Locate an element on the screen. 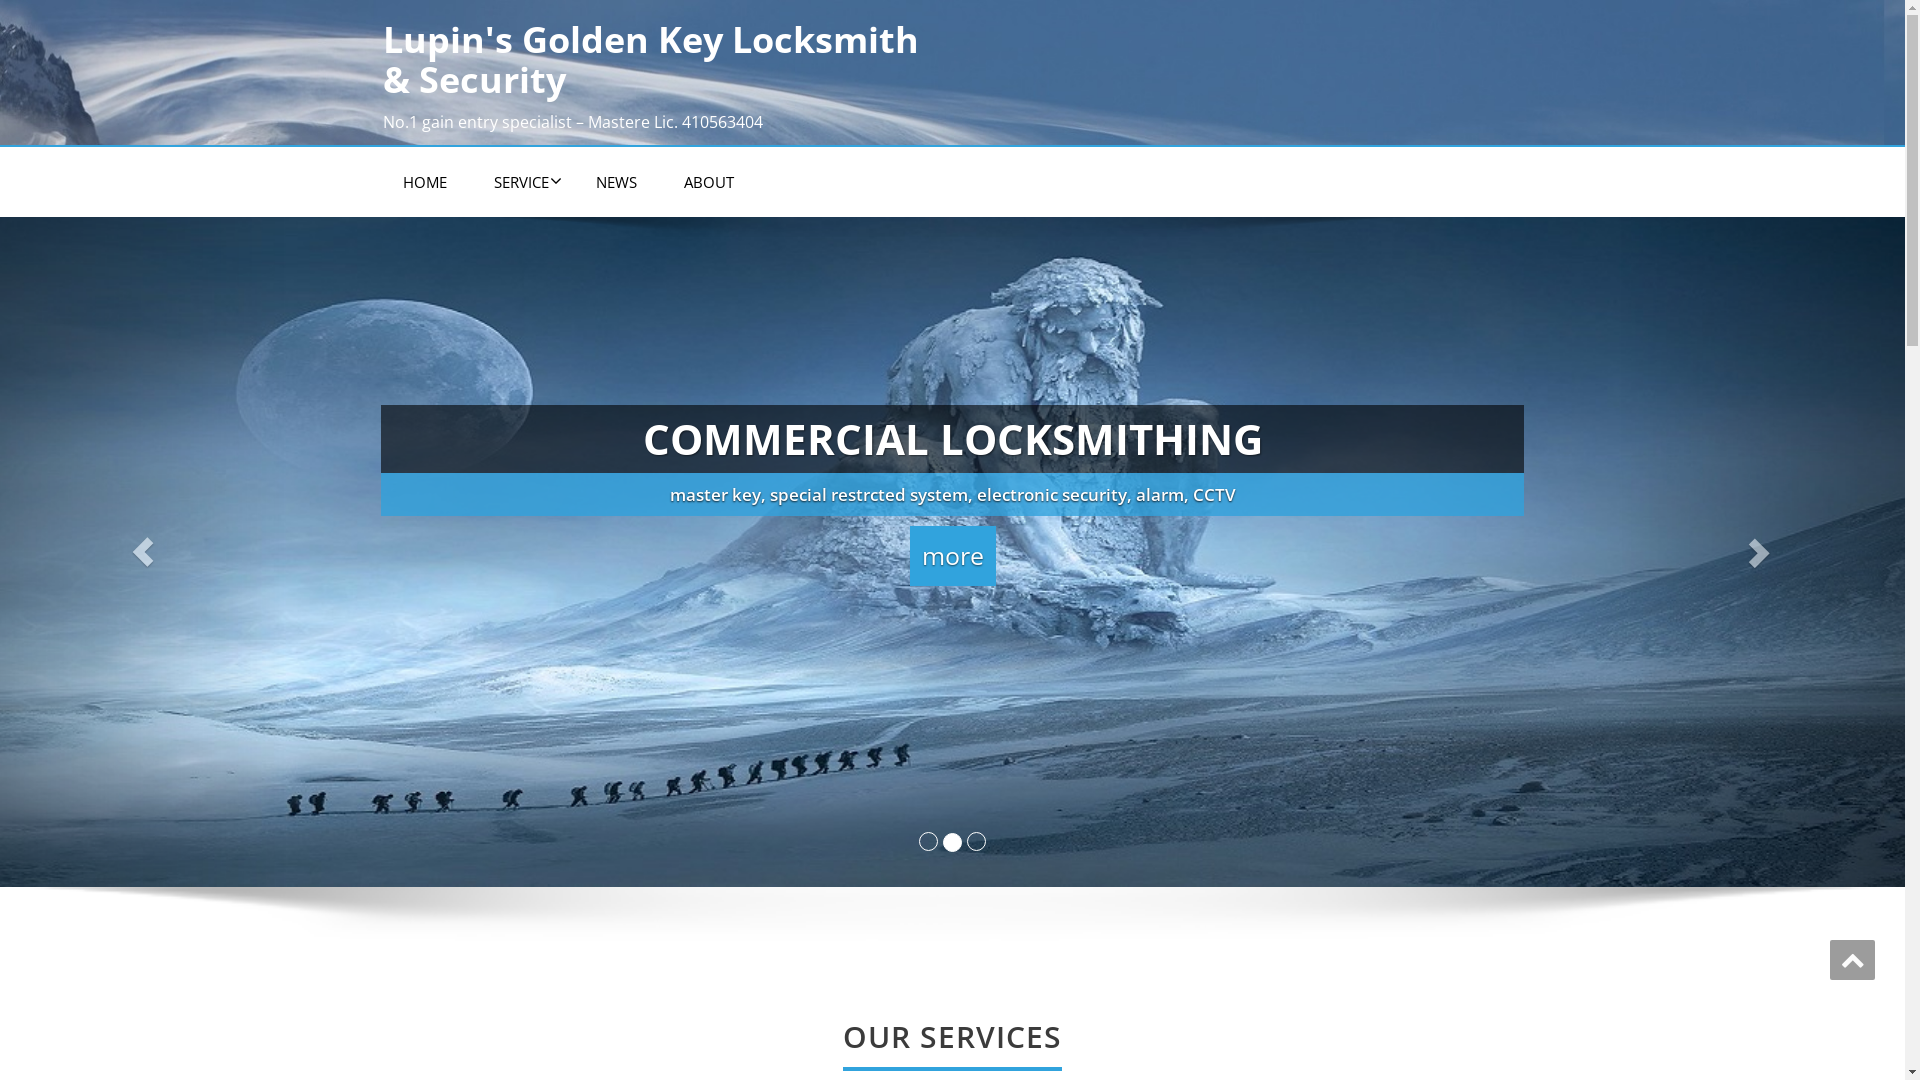 The width and height of the screenshot is (1920, 1080). 'HOME' is located at coordinates (382, 181).